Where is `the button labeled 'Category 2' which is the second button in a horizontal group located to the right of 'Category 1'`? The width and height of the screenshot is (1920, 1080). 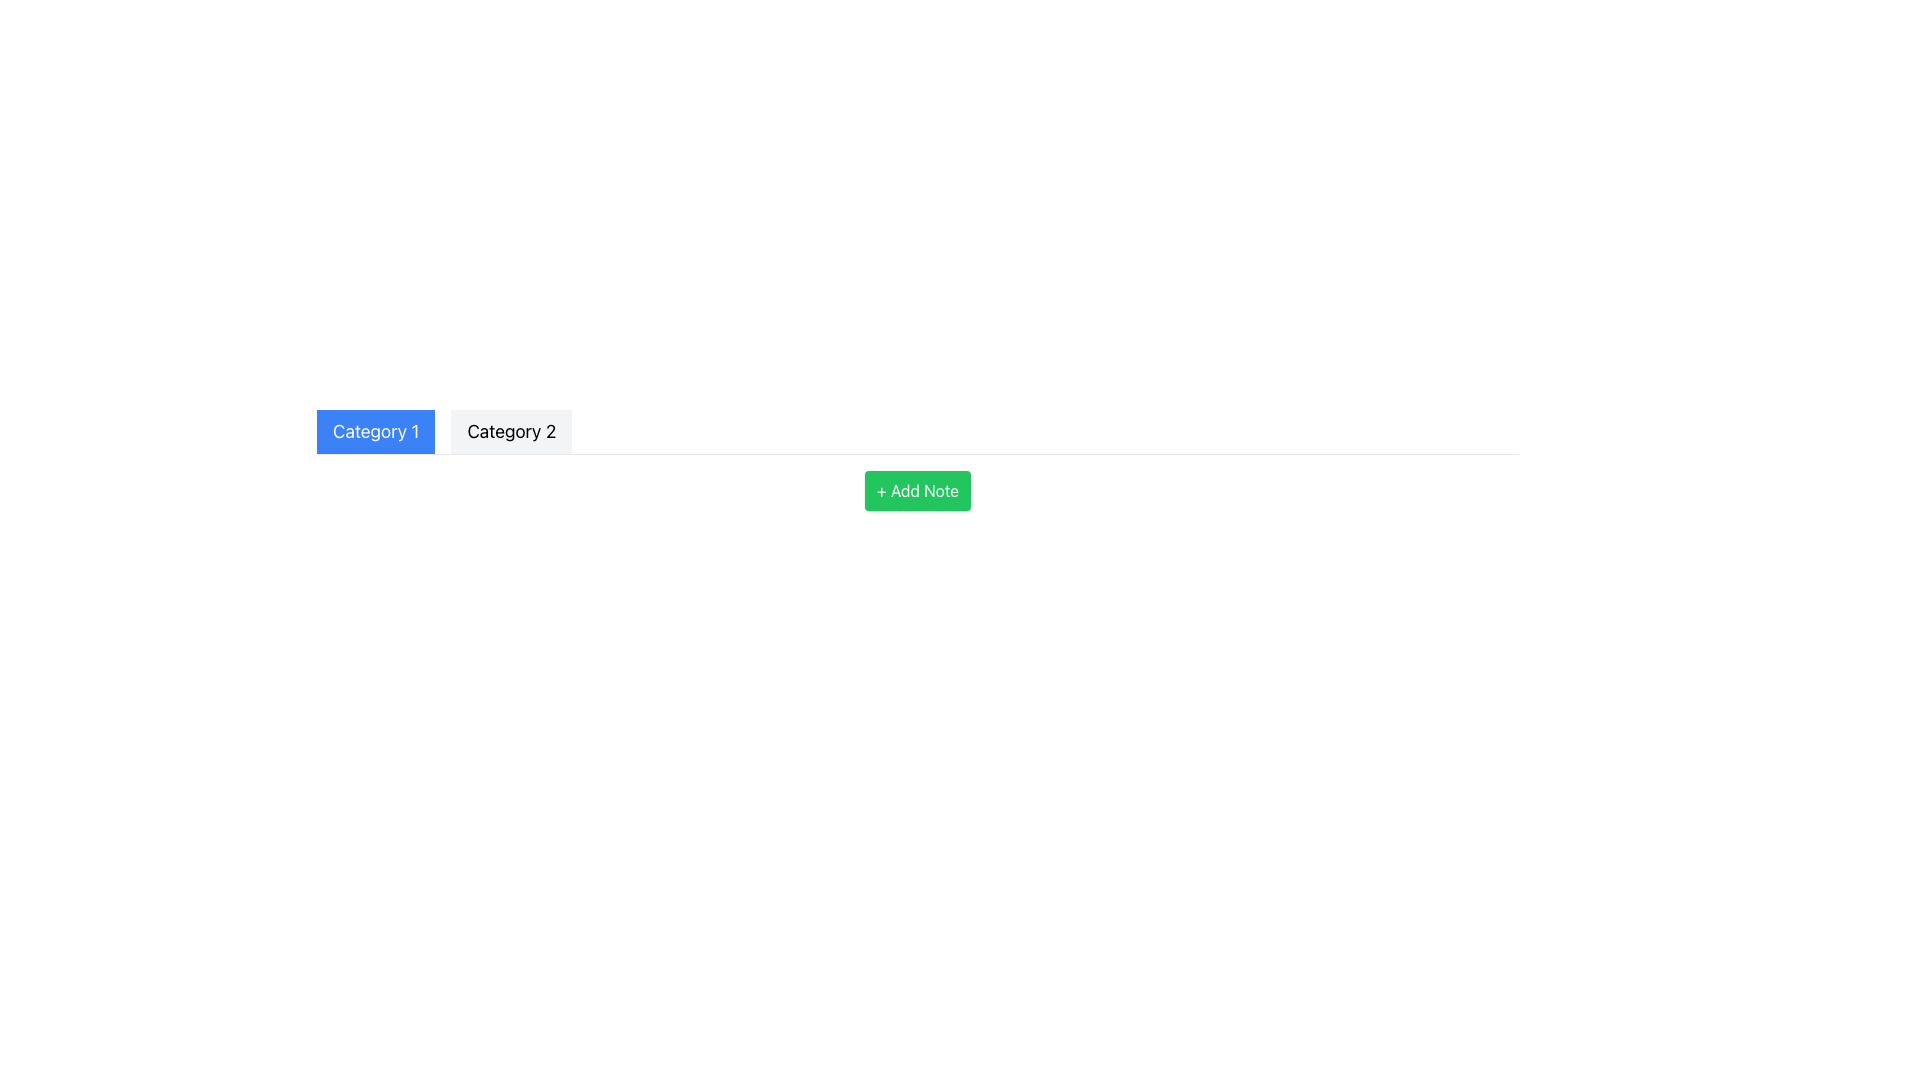
the button labeled 'Category 2' which is the second button in a horizontal group located to the right of 'Category 1' is located at coordinates (511, 431).